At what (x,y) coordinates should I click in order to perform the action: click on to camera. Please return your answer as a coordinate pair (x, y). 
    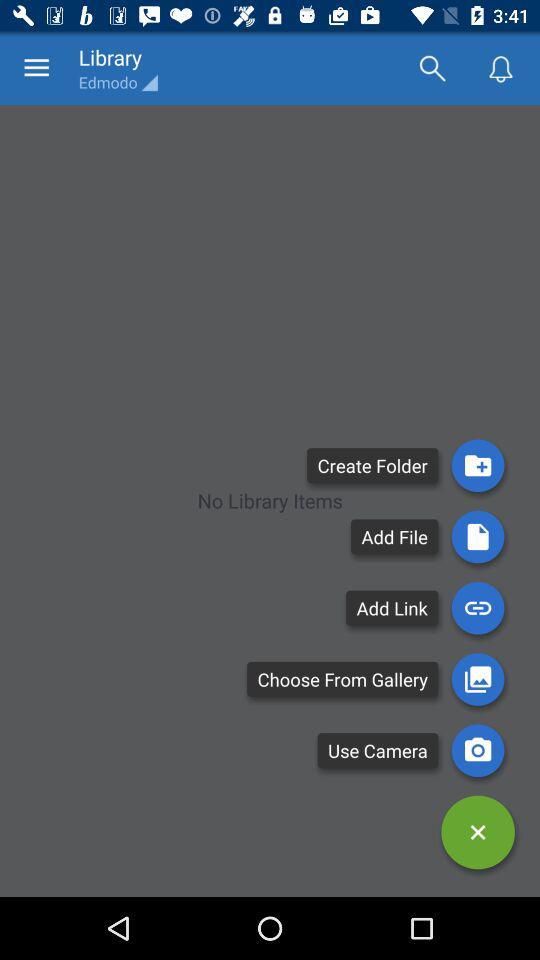
    Looking at the image, I should click on (477, 749).